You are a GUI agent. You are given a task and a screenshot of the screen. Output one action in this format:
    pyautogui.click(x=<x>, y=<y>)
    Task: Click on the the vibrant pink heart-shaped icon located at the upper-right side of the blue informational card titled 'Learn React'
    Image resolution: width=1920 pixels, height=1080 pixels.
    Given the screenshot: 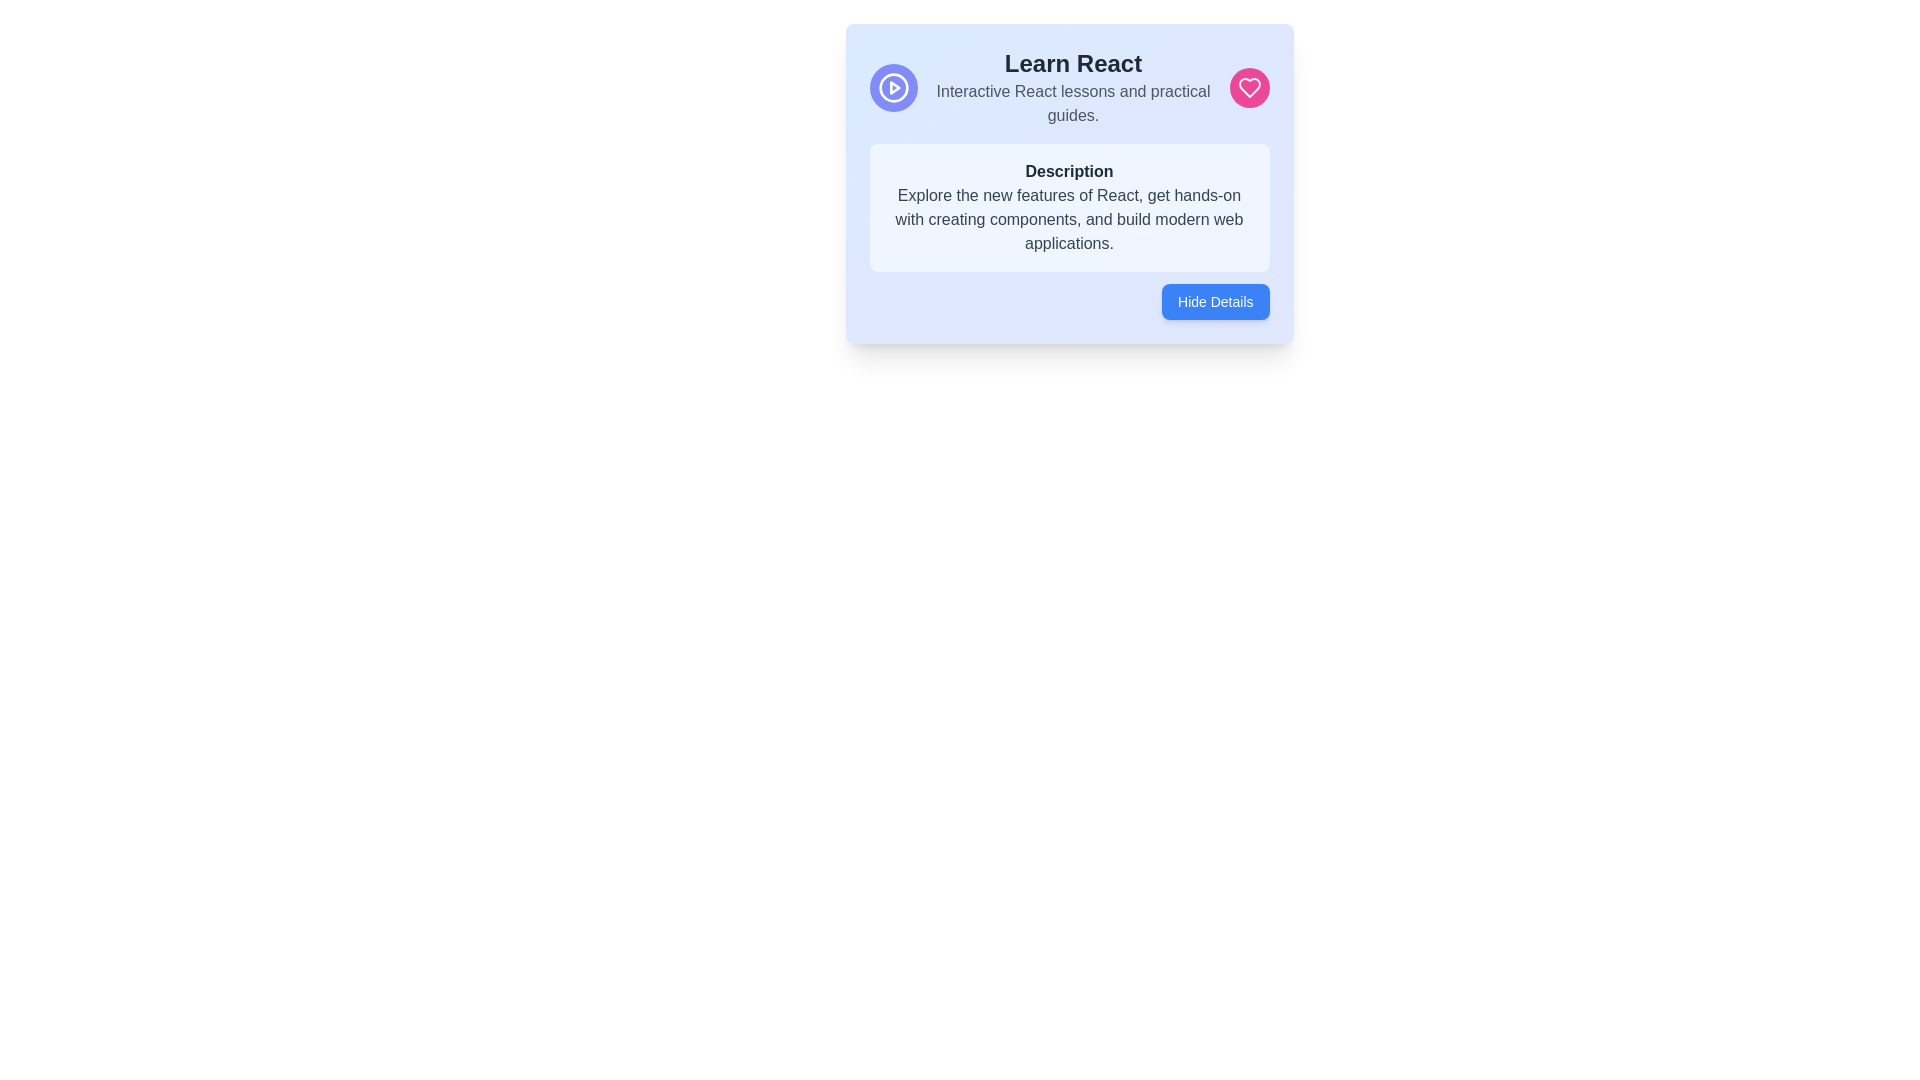 What is the action you would take?
    pyautogui.click(x=1248, y=87)
    